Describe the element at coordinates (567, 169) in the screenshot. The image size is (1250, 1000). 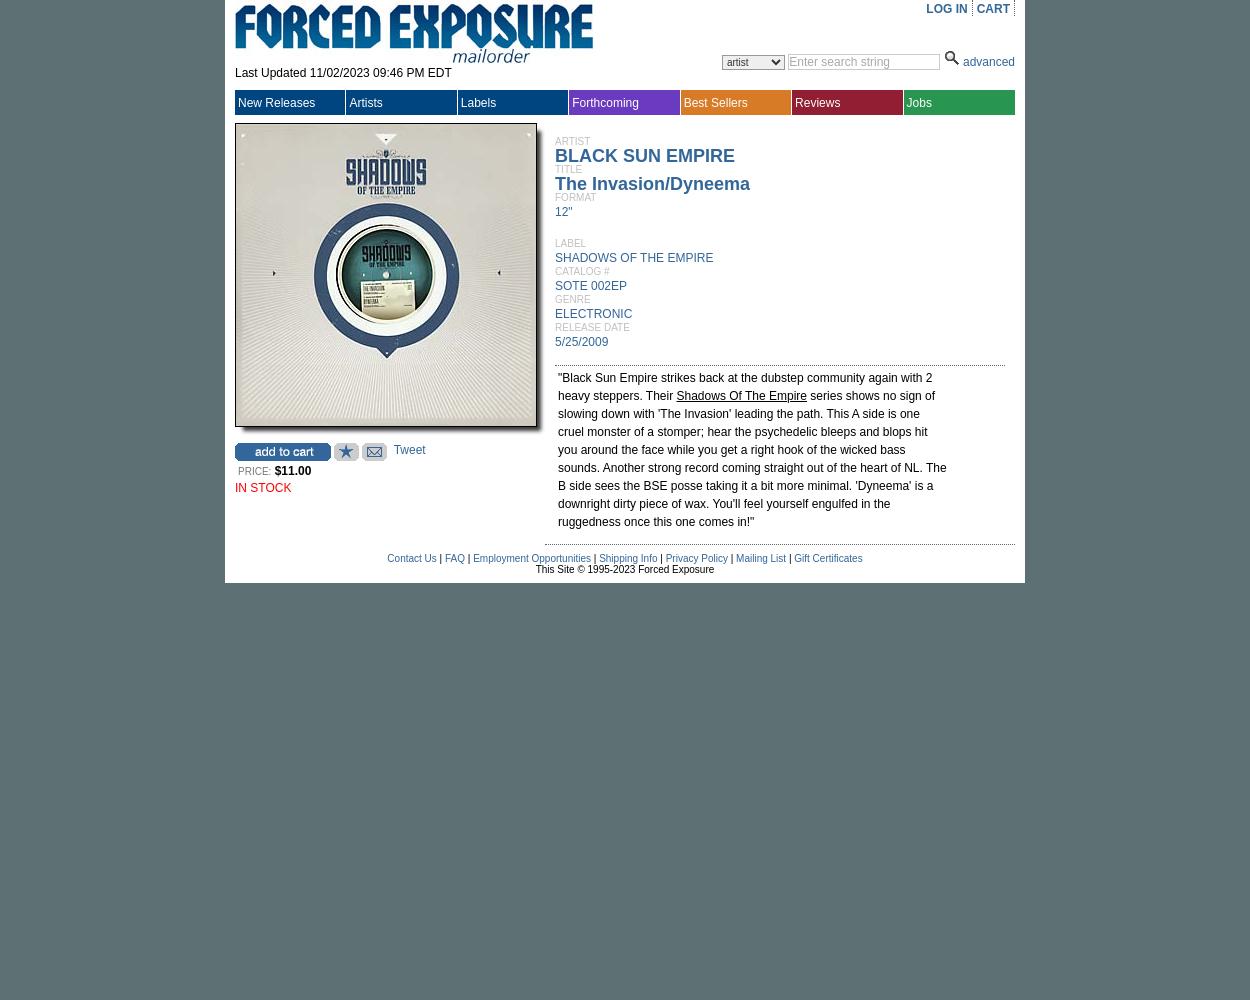
I see `'TITLE'` at that location.